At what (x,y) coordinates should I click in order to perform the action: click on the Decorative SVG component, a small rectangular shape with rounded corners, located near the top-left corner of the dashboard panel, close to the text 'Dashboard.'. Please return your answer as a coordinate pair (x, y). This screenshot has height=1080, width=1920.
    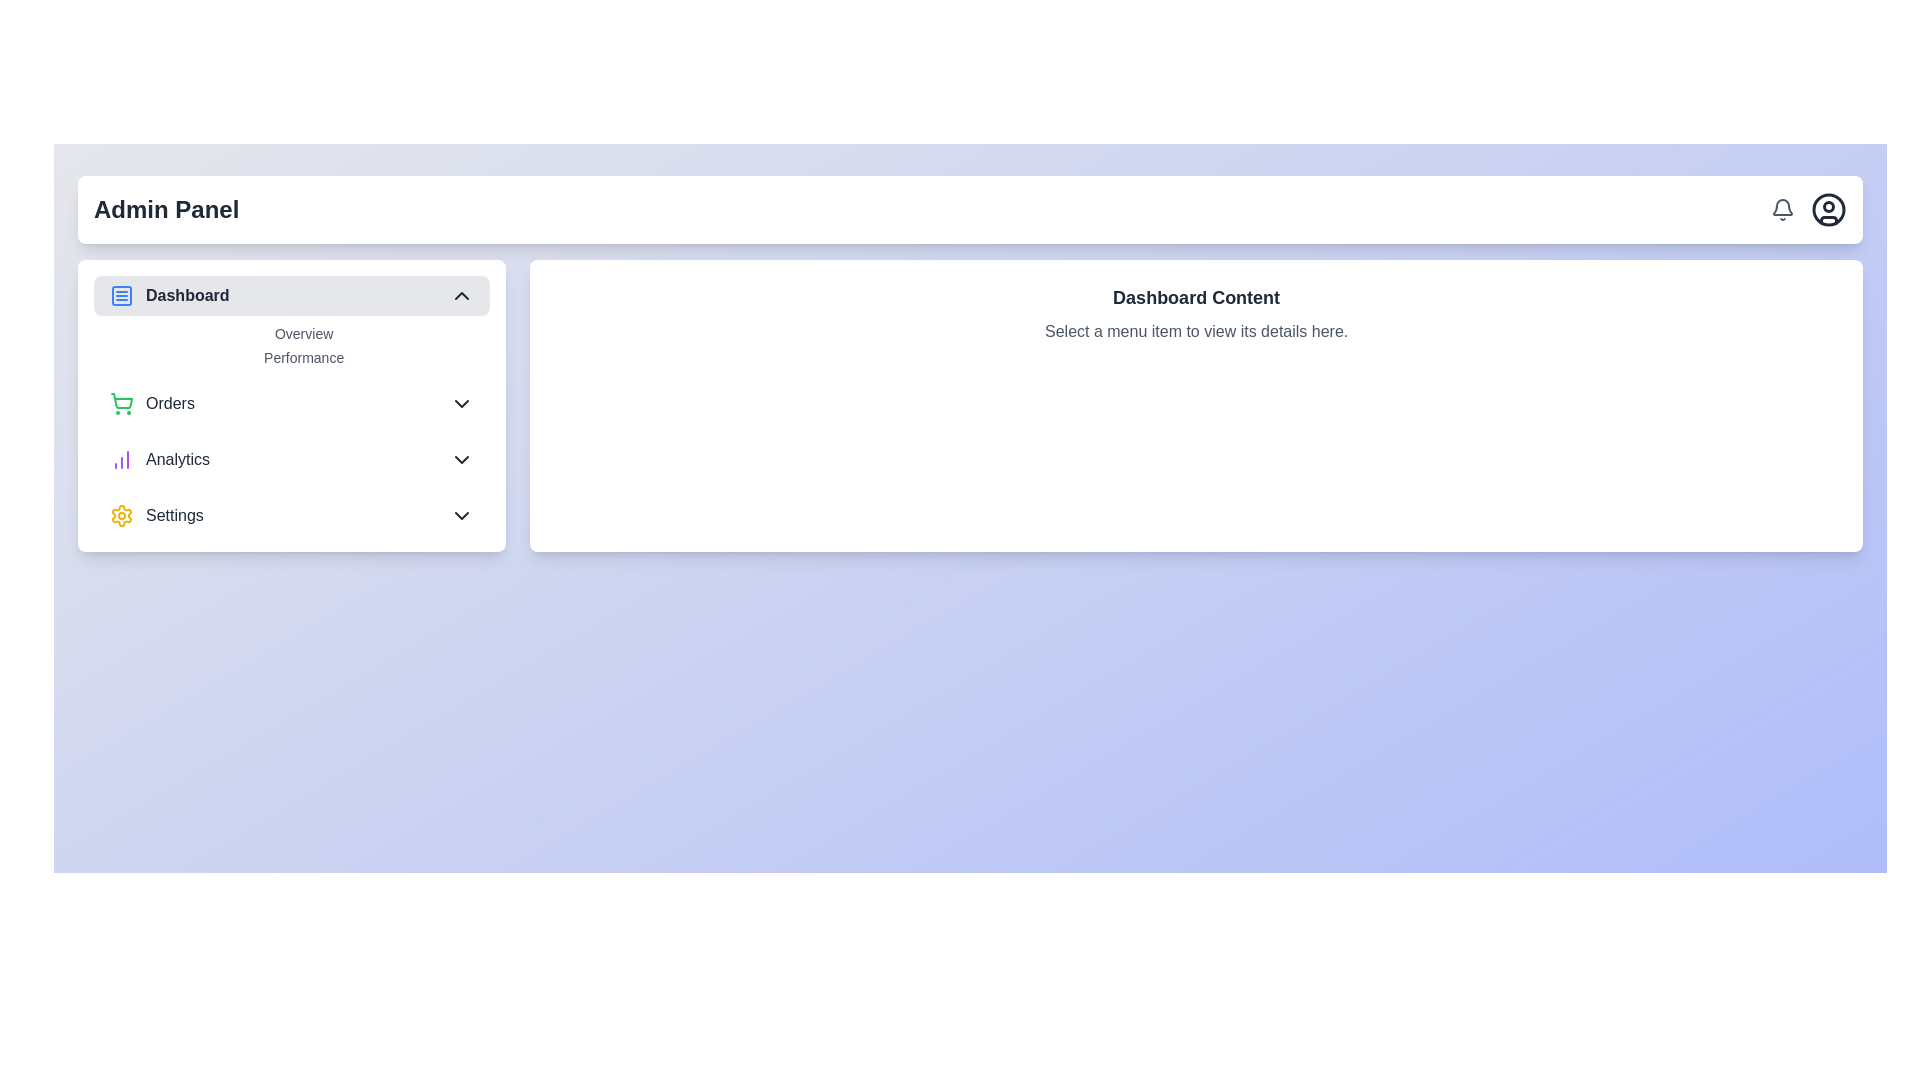
    Looking at the image, I should click on (120, 296).